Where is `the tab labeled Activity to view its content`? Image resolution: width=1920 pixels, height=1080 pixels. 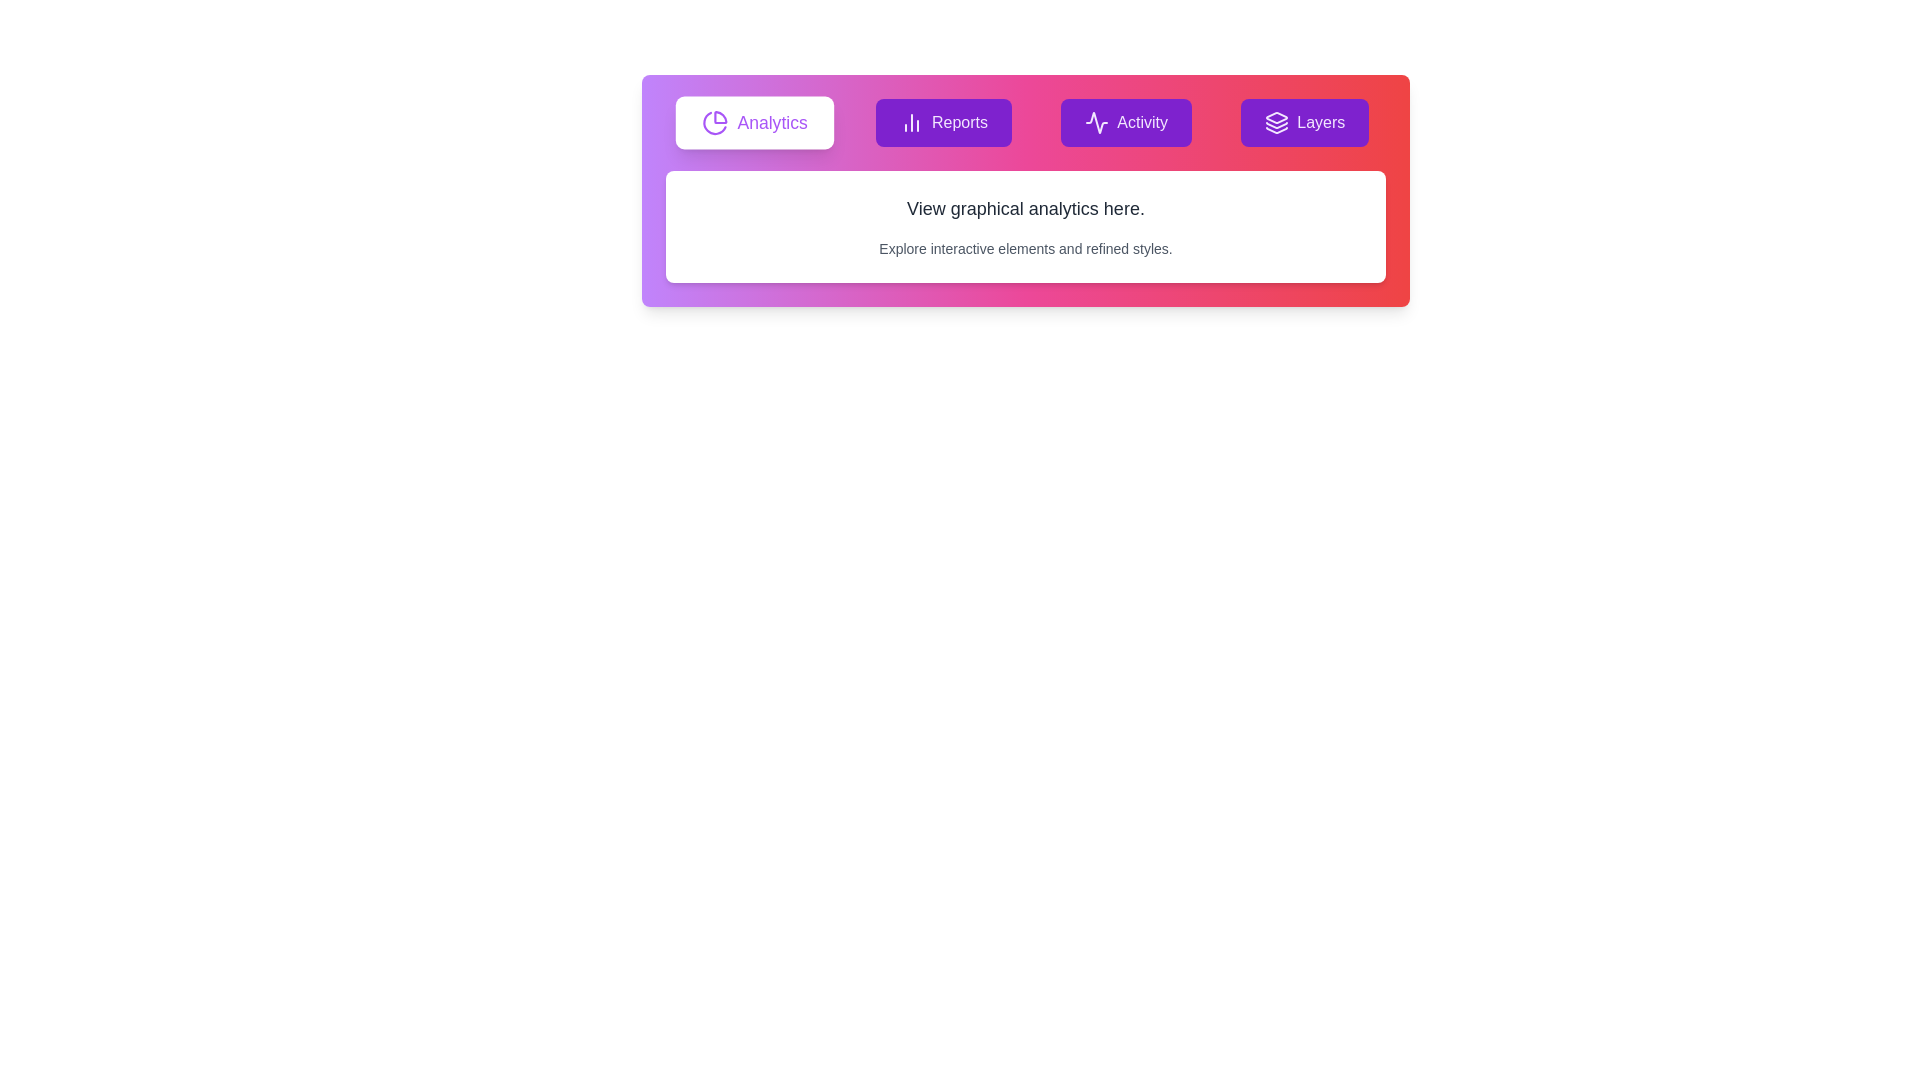
the tab labeled Activity to view its content is located at coordinates (1126, 123).